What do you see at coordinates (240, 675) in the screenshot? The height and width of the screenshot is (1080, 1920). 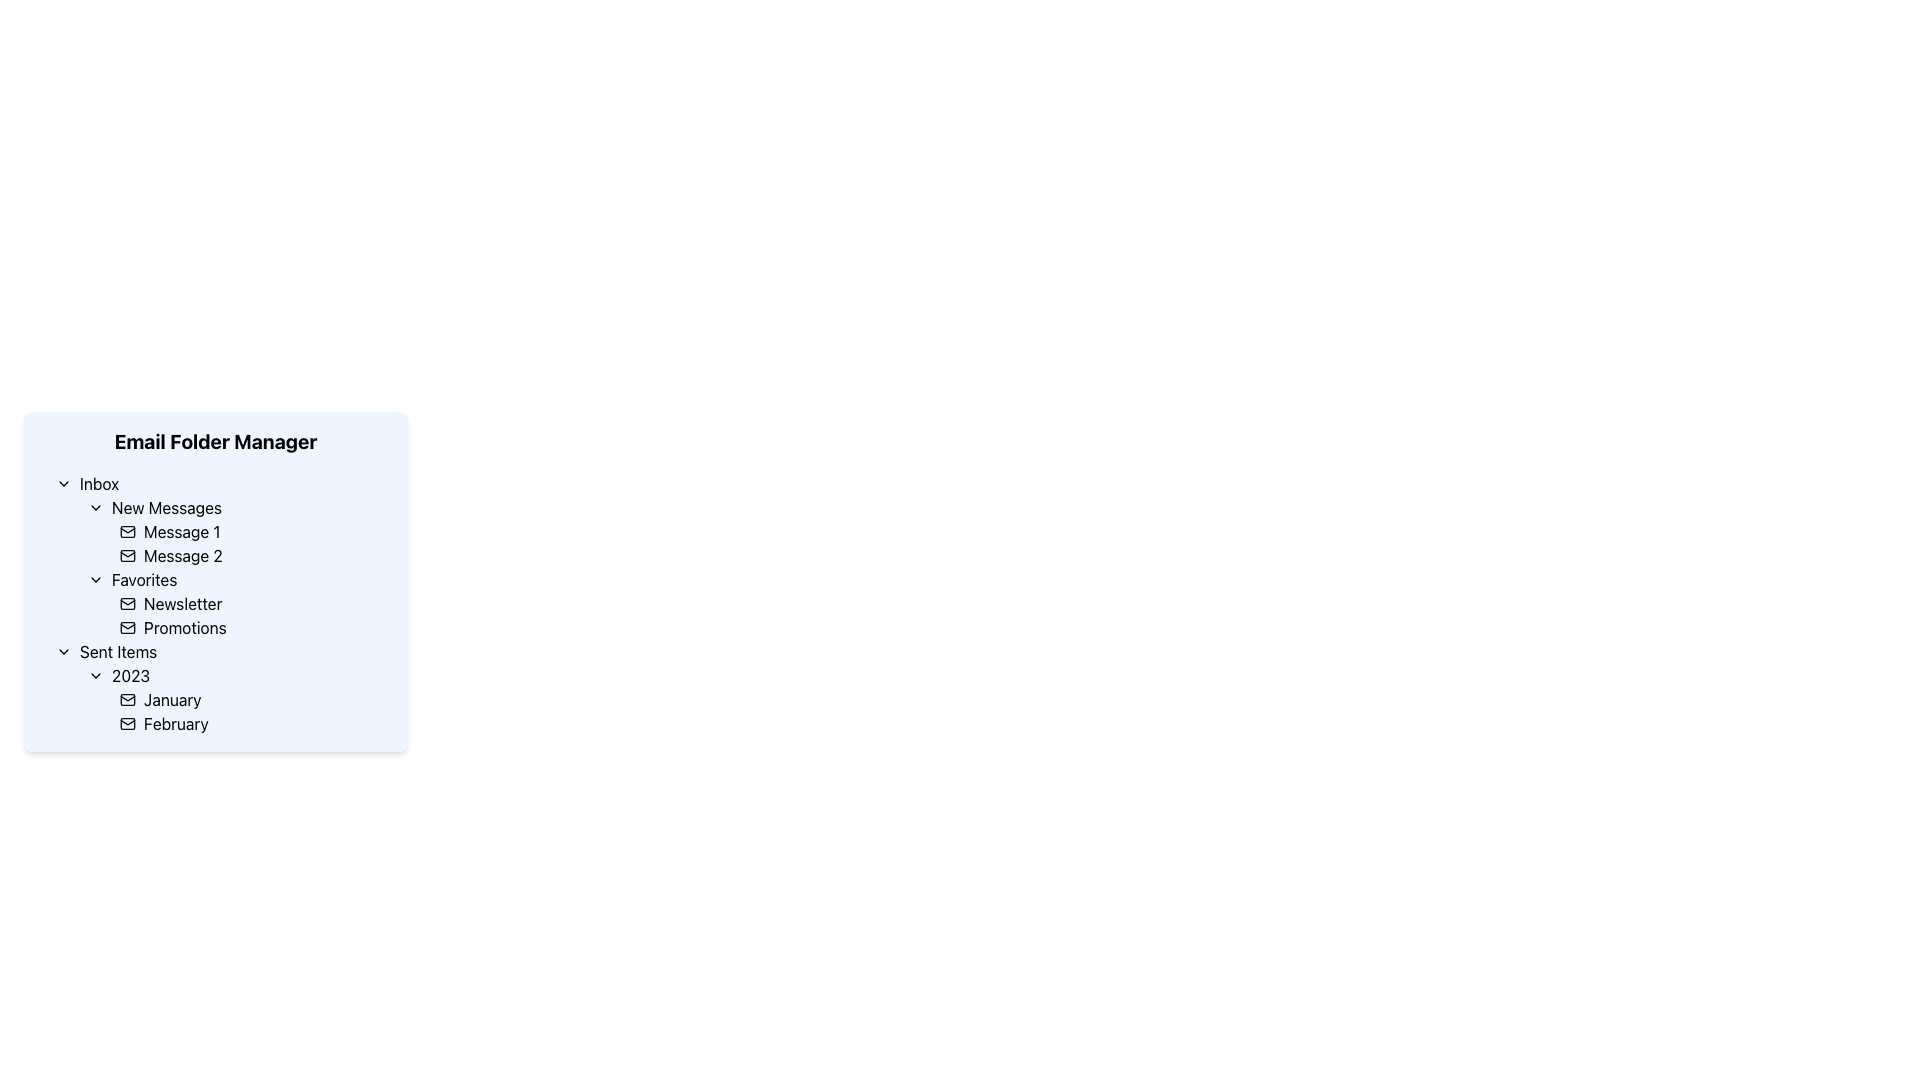 I see `the collapsible tree node labeled for the year 2023` at bounding box center [240, 675].